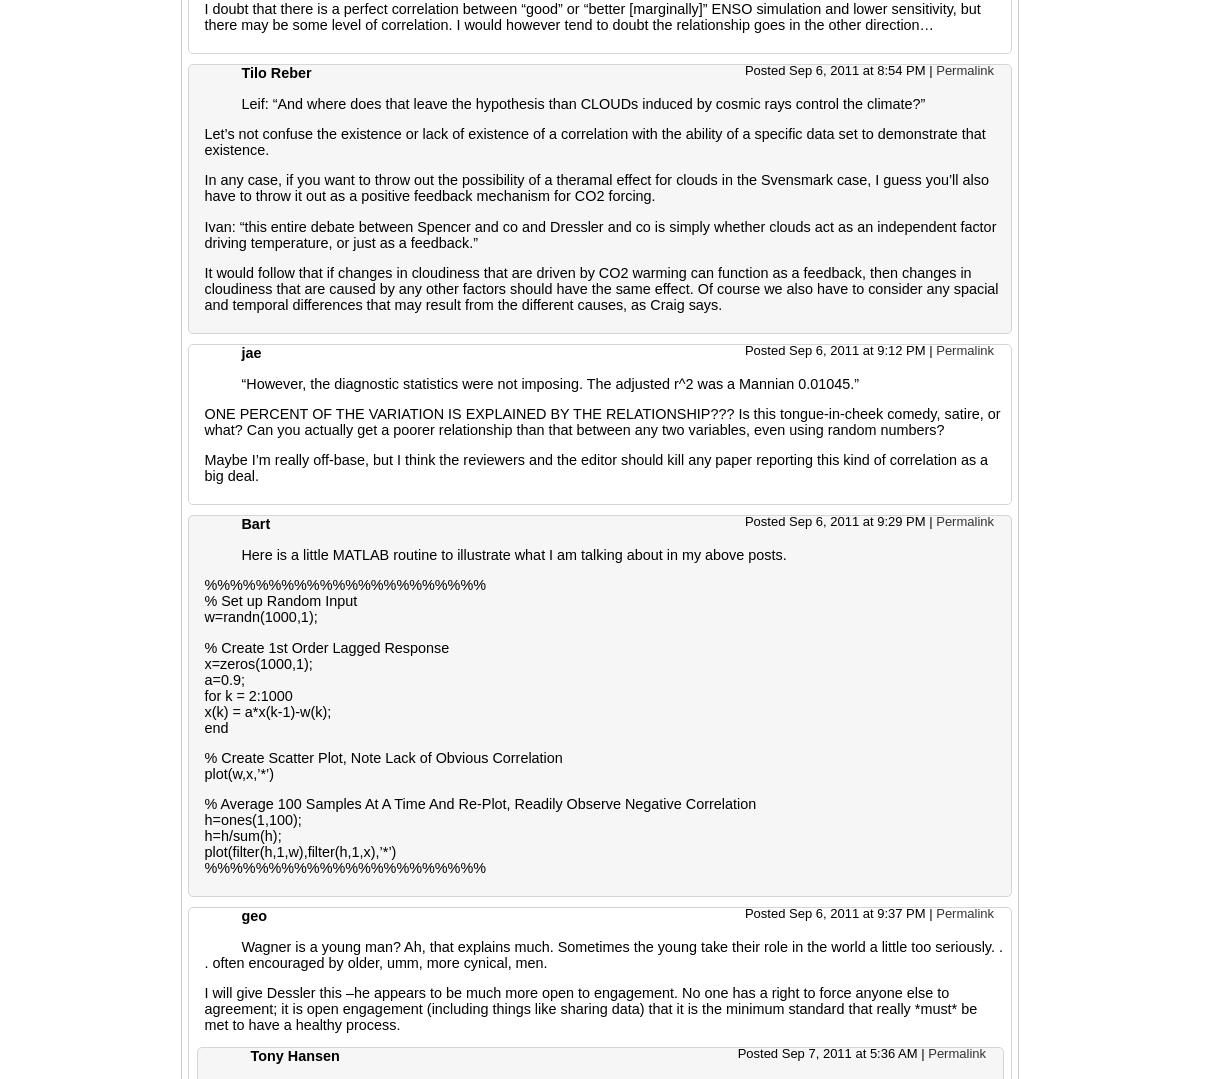 The height and width of the screenshot is (1079, 1212). What do you see at coordinates (602, 954) in the screenshot?
I see `'Wagner is a young man? Ah, that explains much. Sometimes the young take their role in the world a little too seriously. . . often encouraged by older, umm, more cynical, men.'` at bounding box center [602, 954].